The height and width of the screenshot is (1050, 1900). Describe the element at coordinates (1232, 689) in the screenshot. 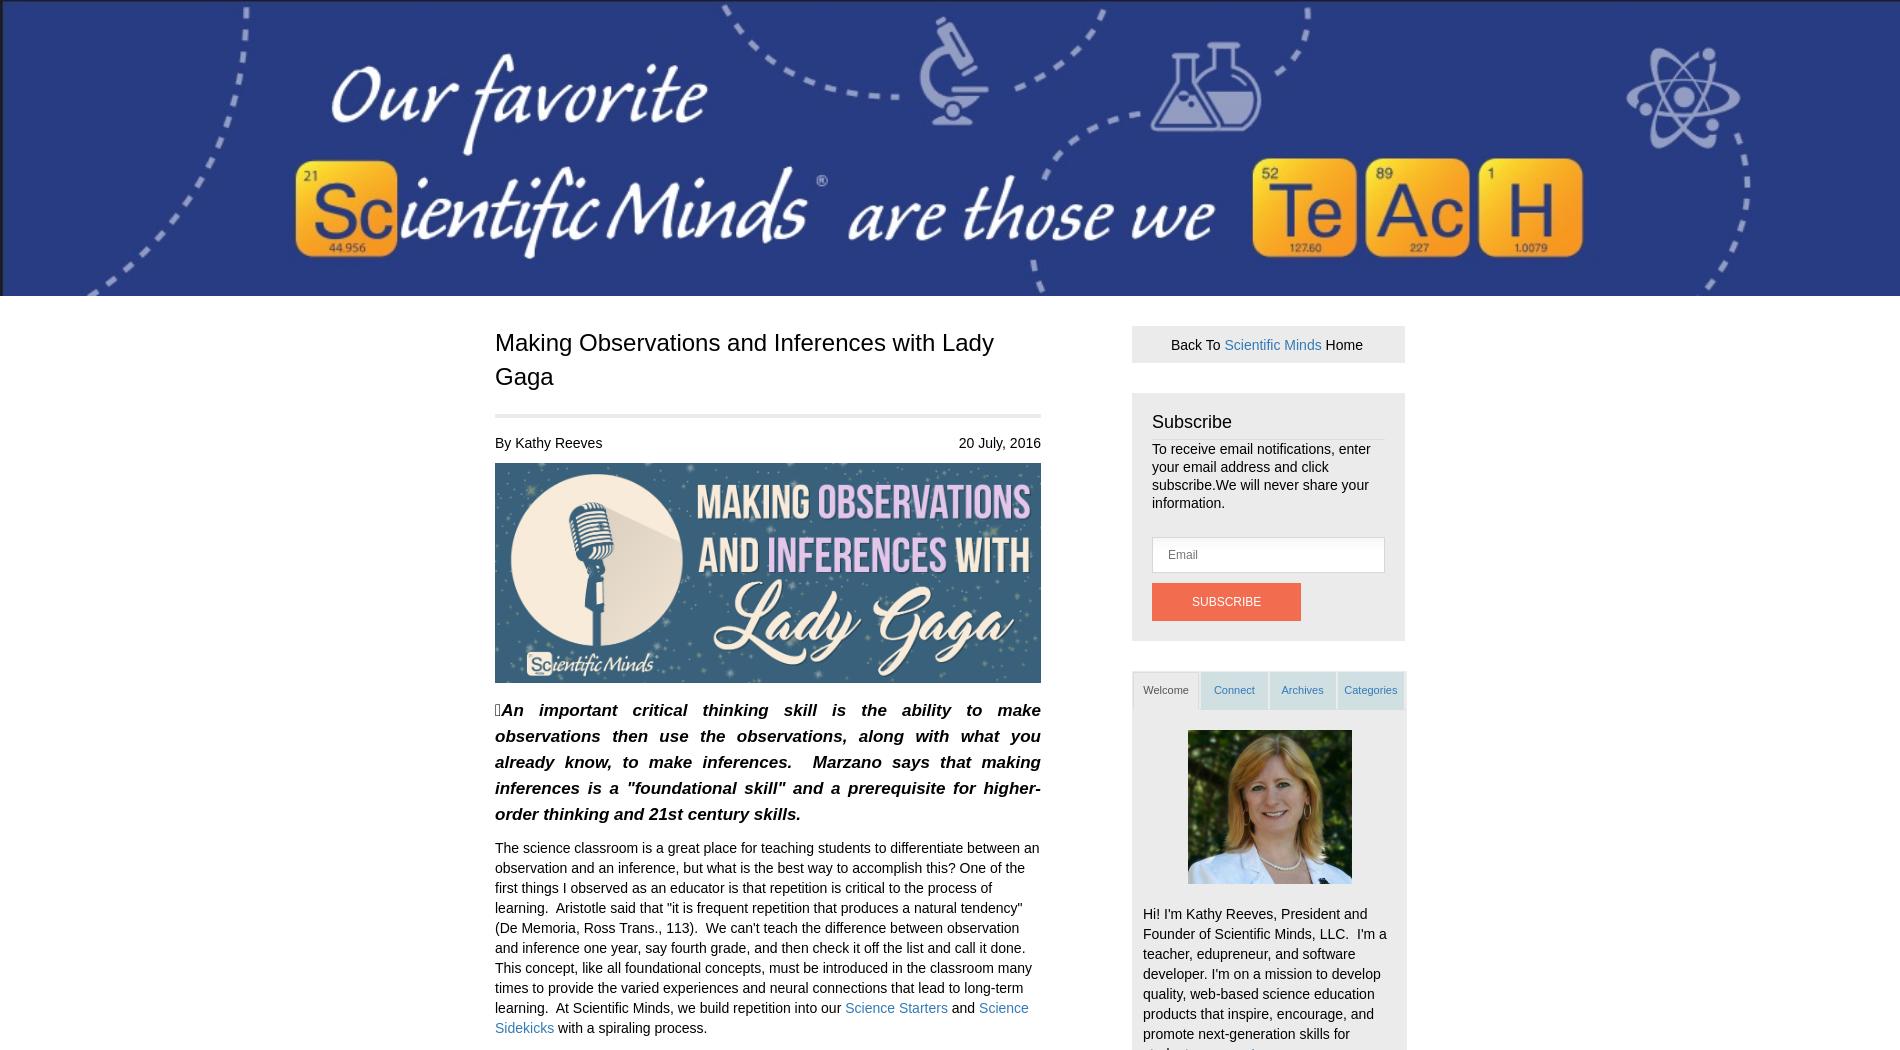

I see `'Connect'` at that location.